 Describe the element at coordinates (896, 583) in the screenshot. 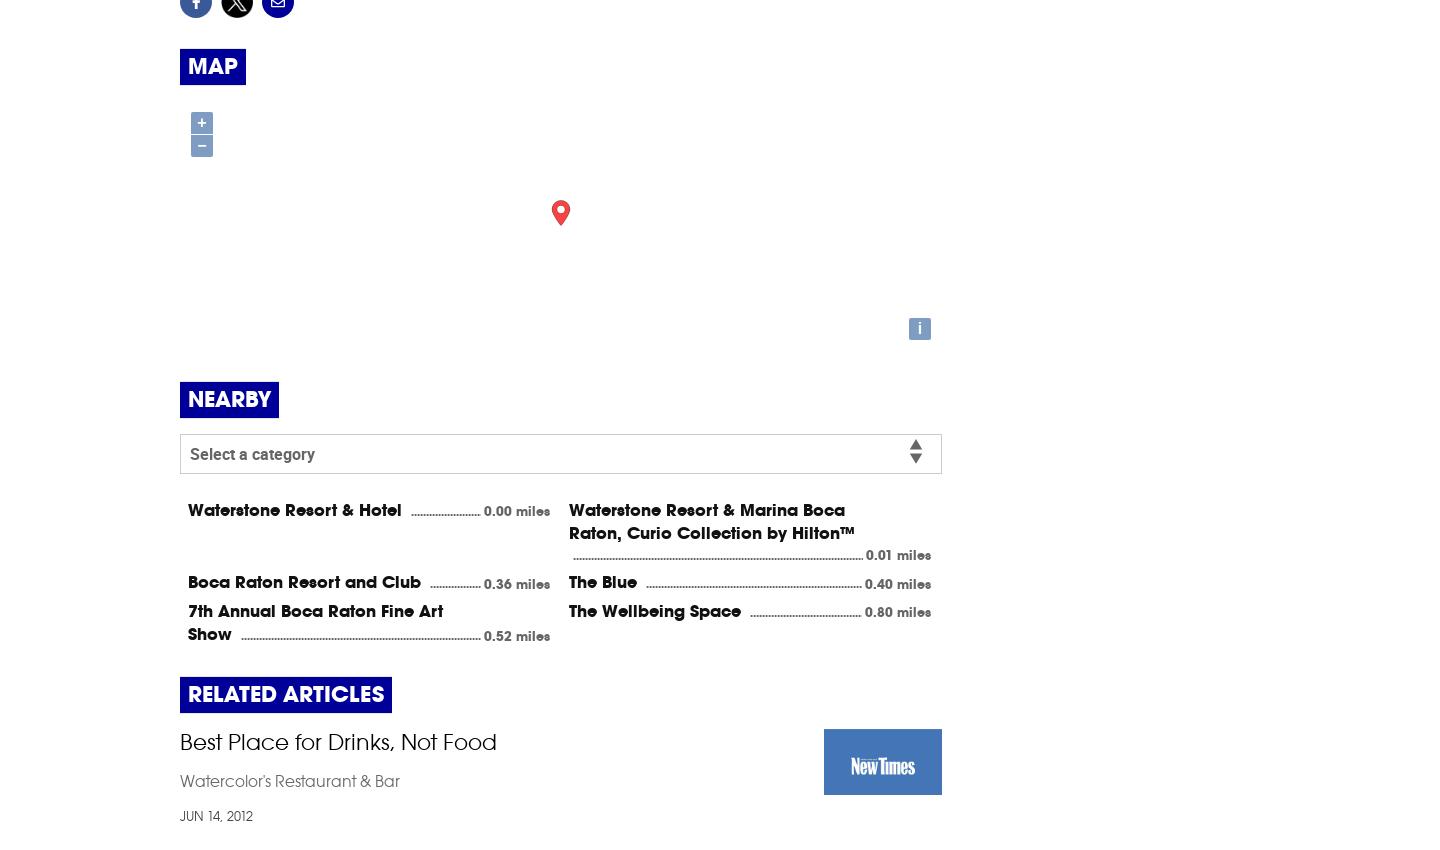

I see `'0.40 miles'` at that location.